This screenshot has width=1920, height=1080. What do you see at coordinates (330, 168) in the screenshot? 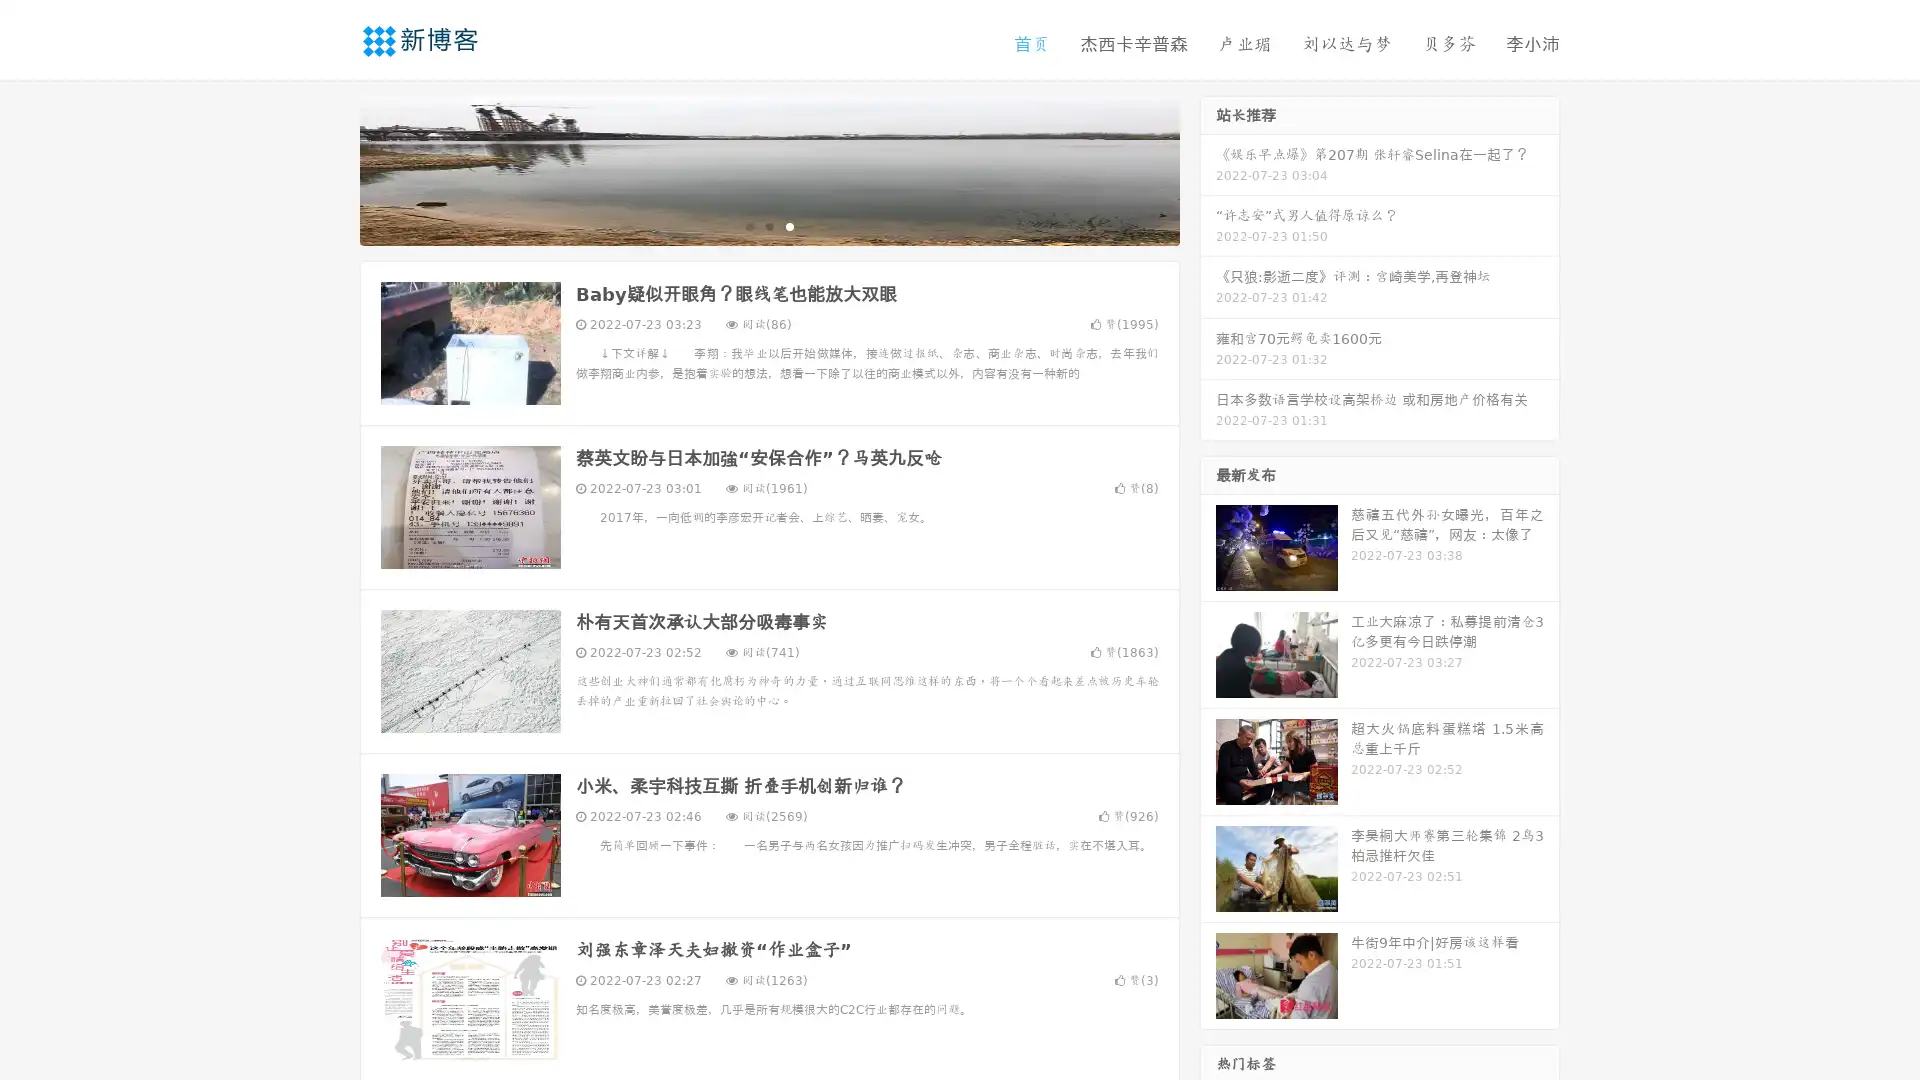
I see `Previous slide` at bounding box center [330, 168].